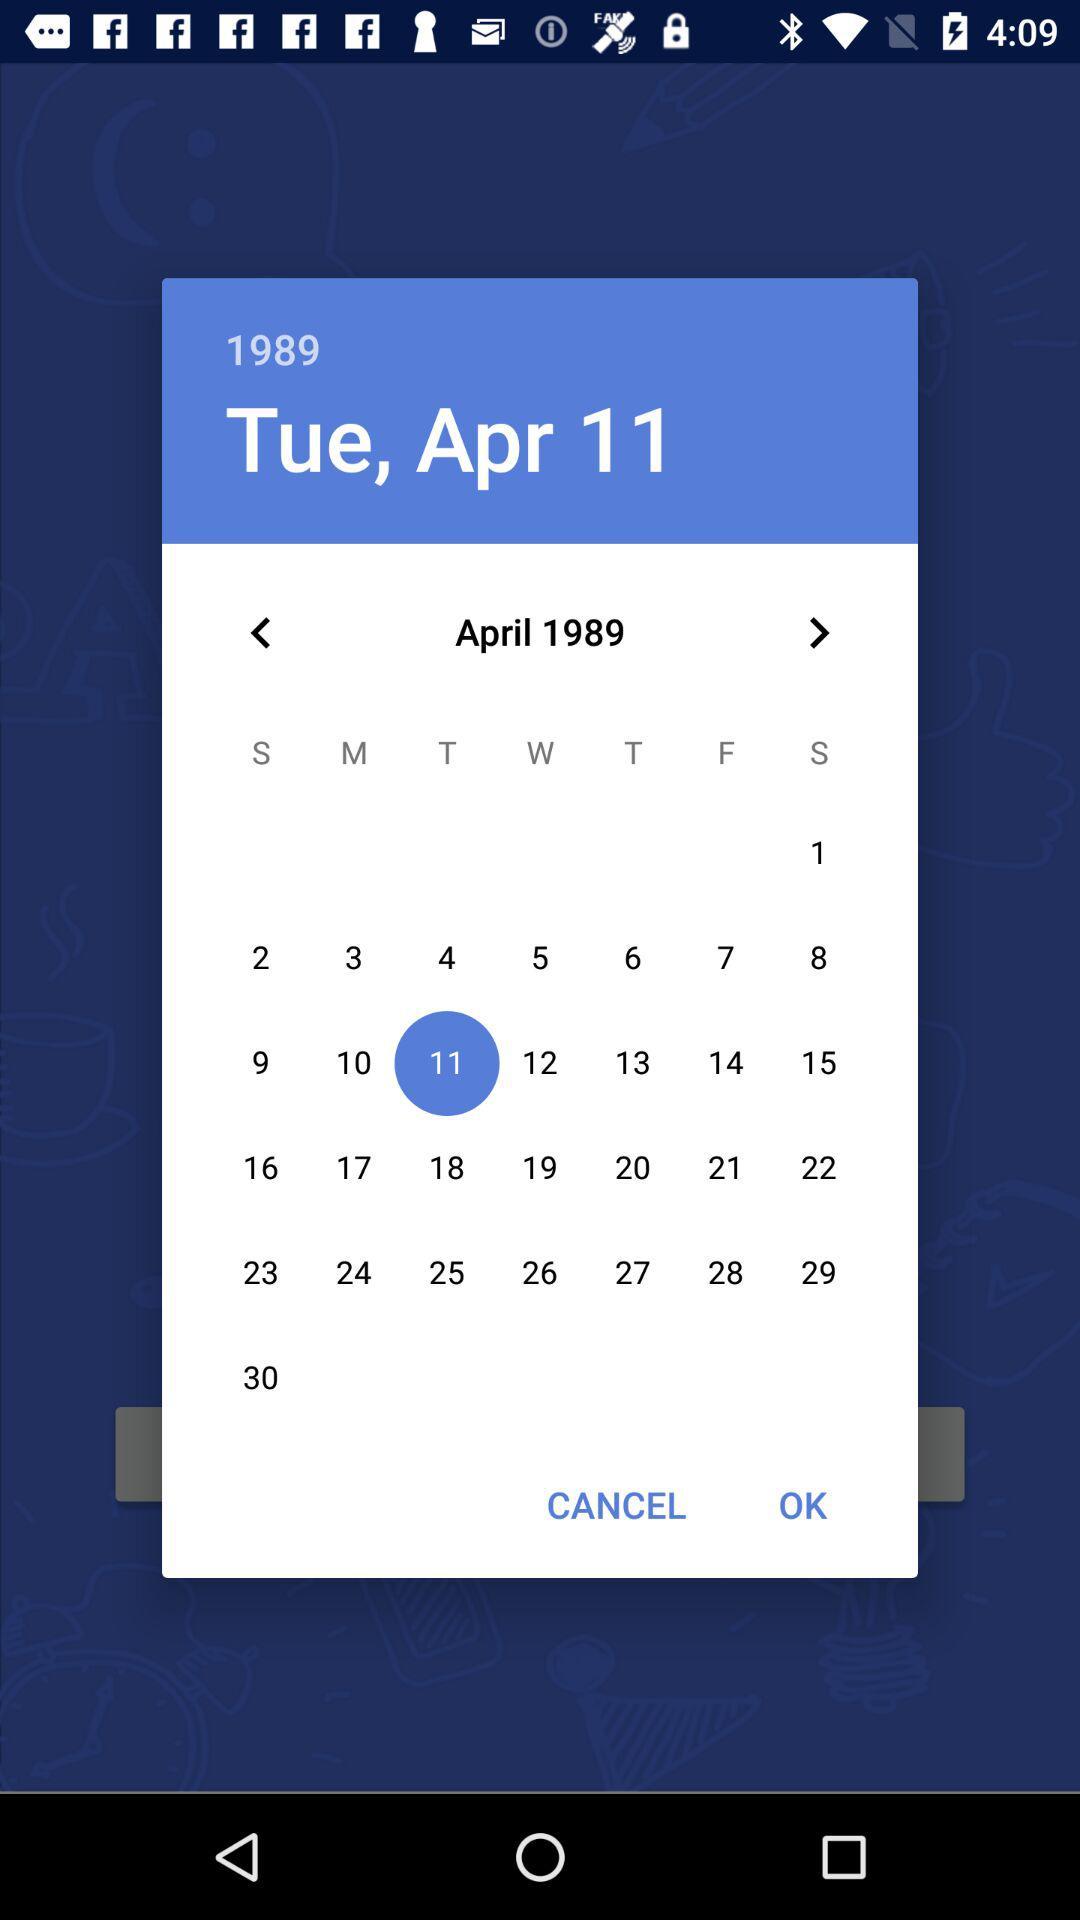 The width and height of the screenshot is (1080, 1920). Describe the element at coordinates (451, 435) in the screenshot. I see `item below the 1989 item` at that location.